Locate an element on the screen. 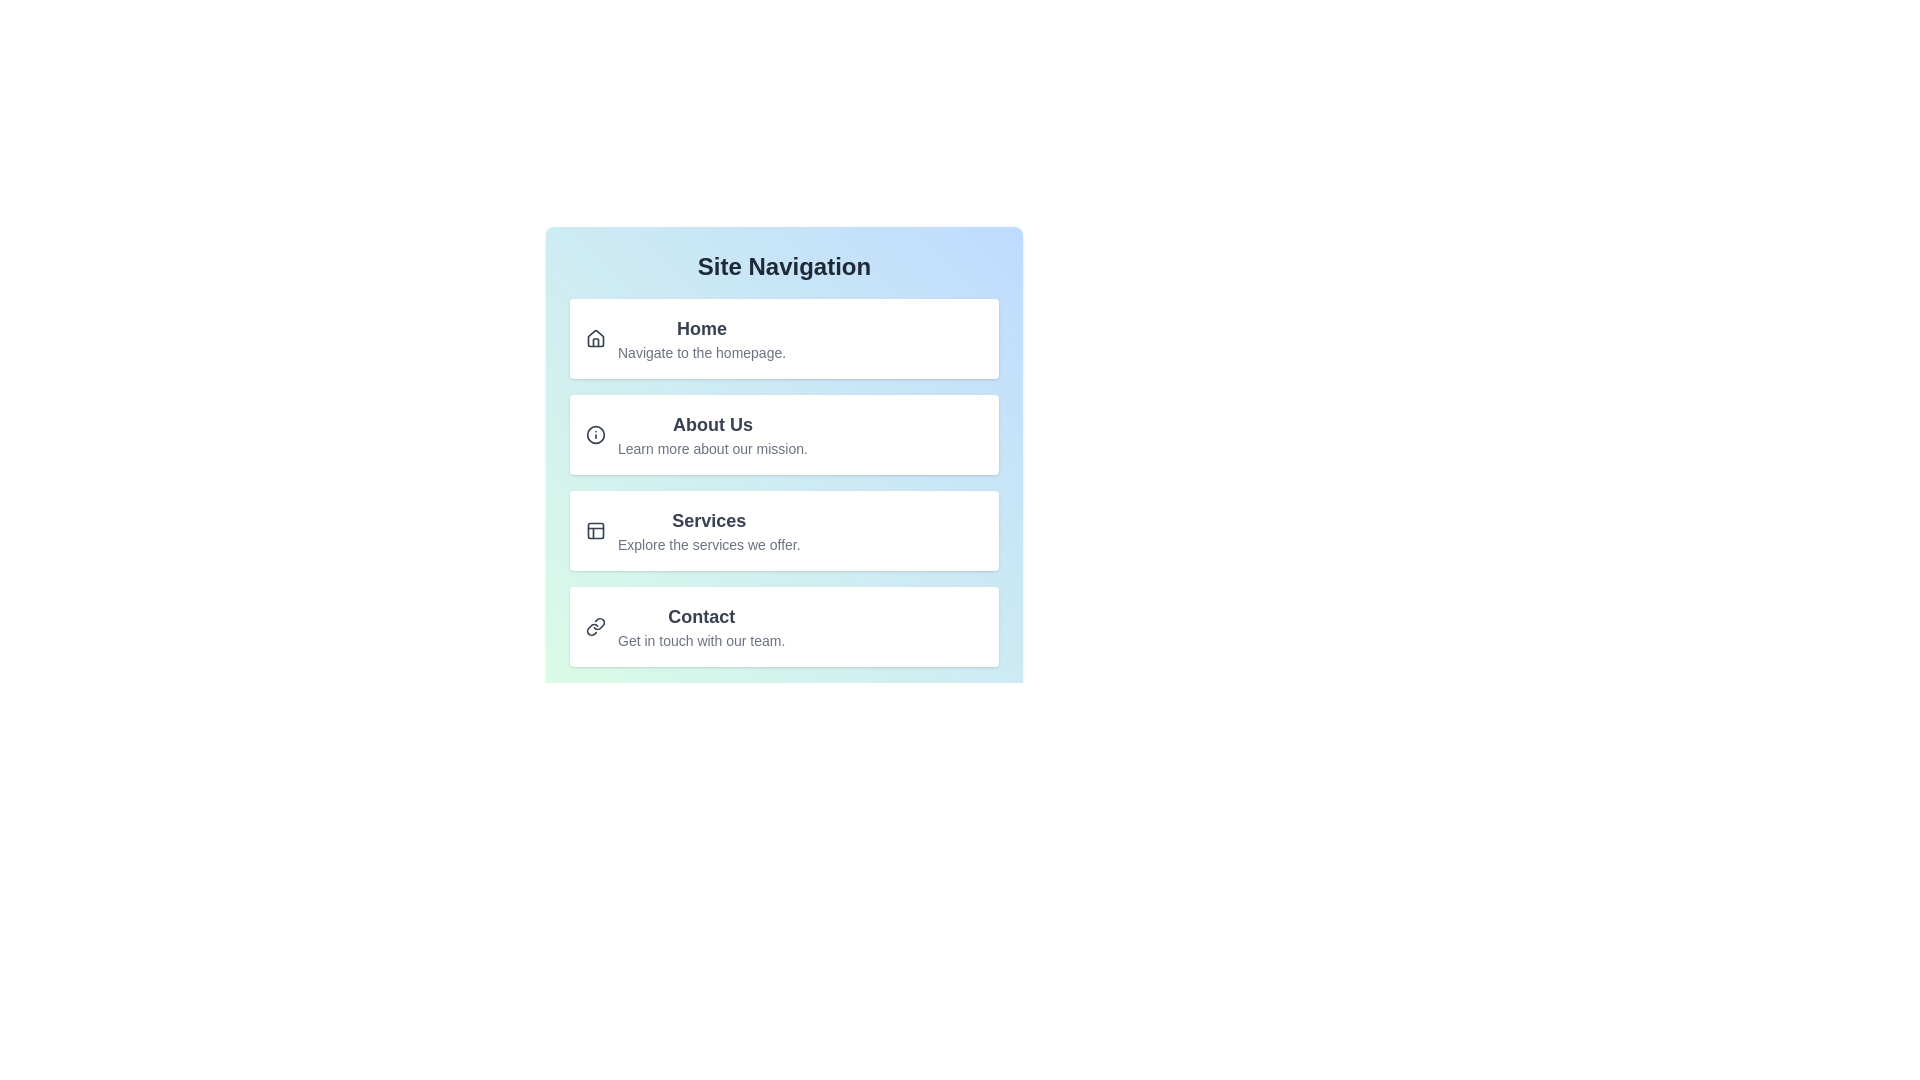 The width and height of the screenshot is (1920, 1080). the bold text label reading 'About Us', which is centrally located between the 'Home' and 'Services' sections in the navigation items is located at coordinates (712, 423).